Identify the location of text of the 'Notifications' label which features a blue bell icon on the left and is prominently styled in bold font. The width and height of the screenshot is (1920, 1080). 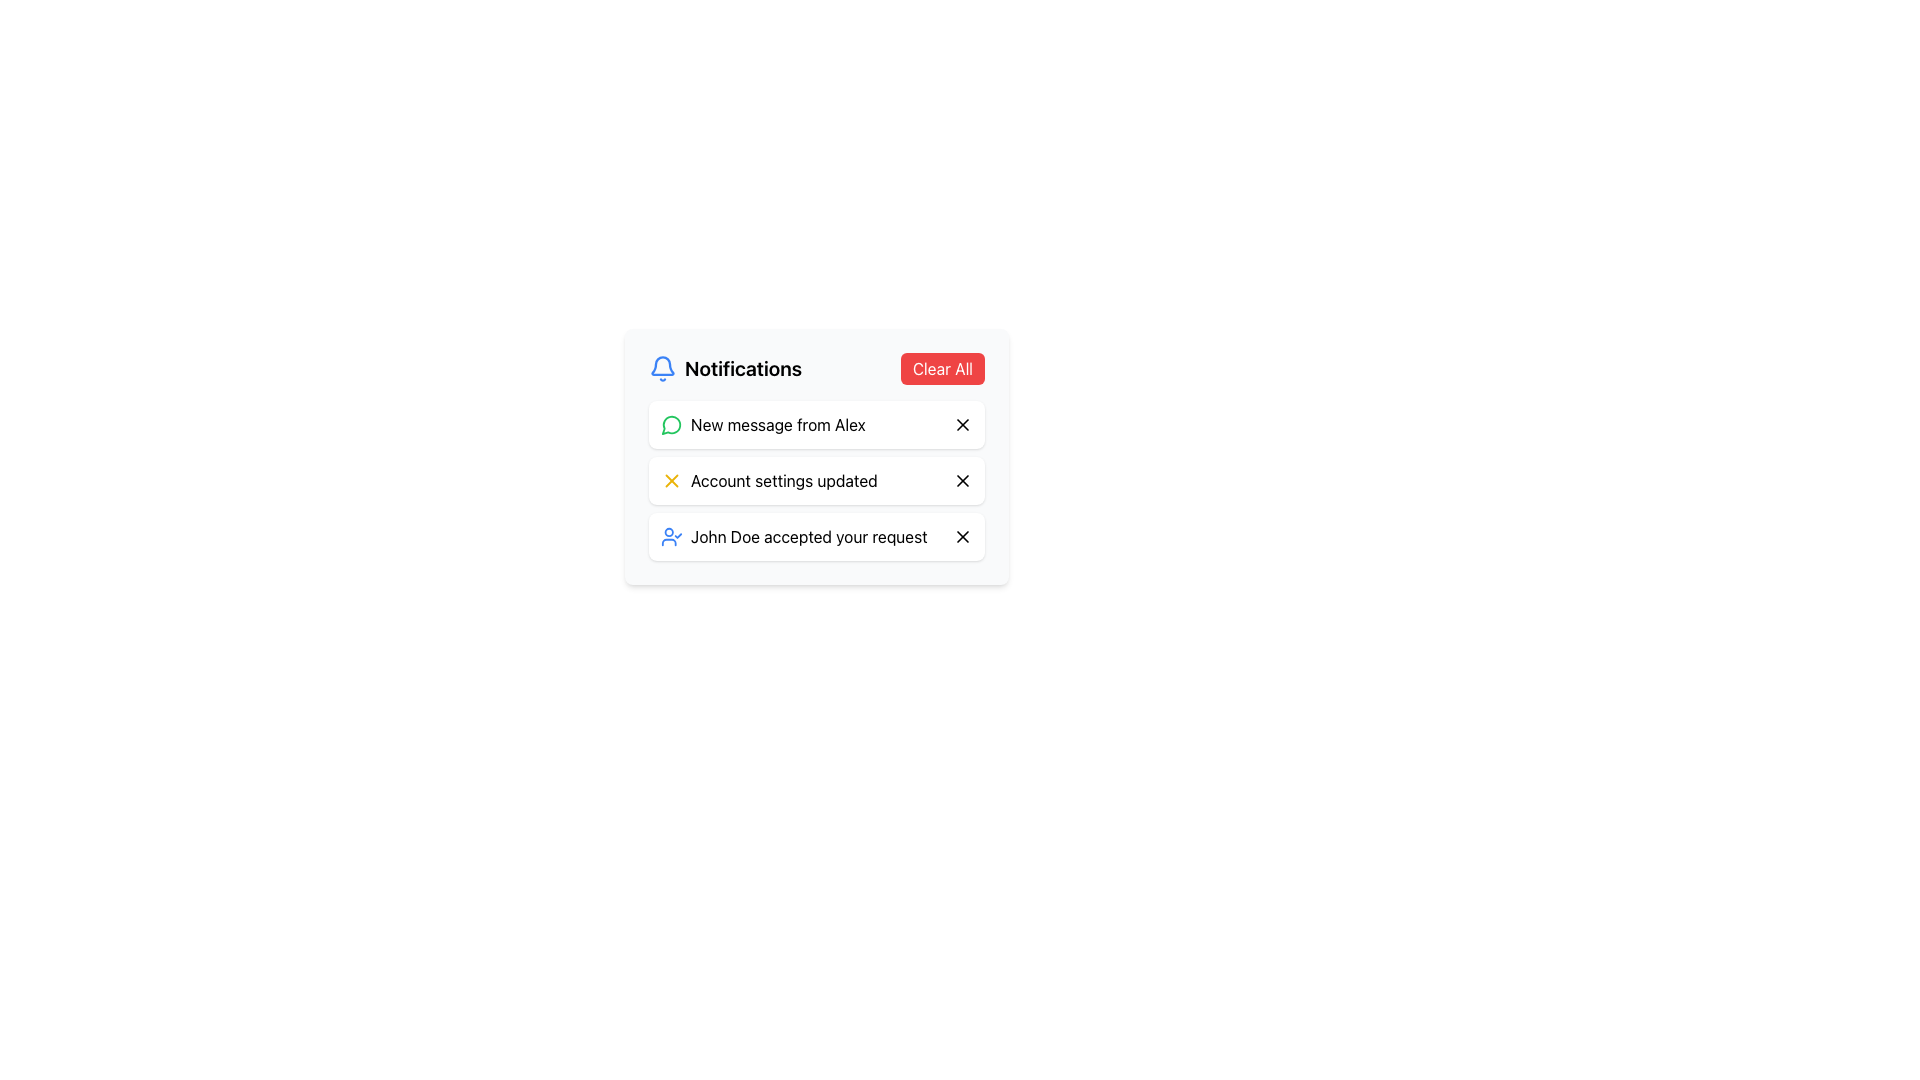
(724, 369).